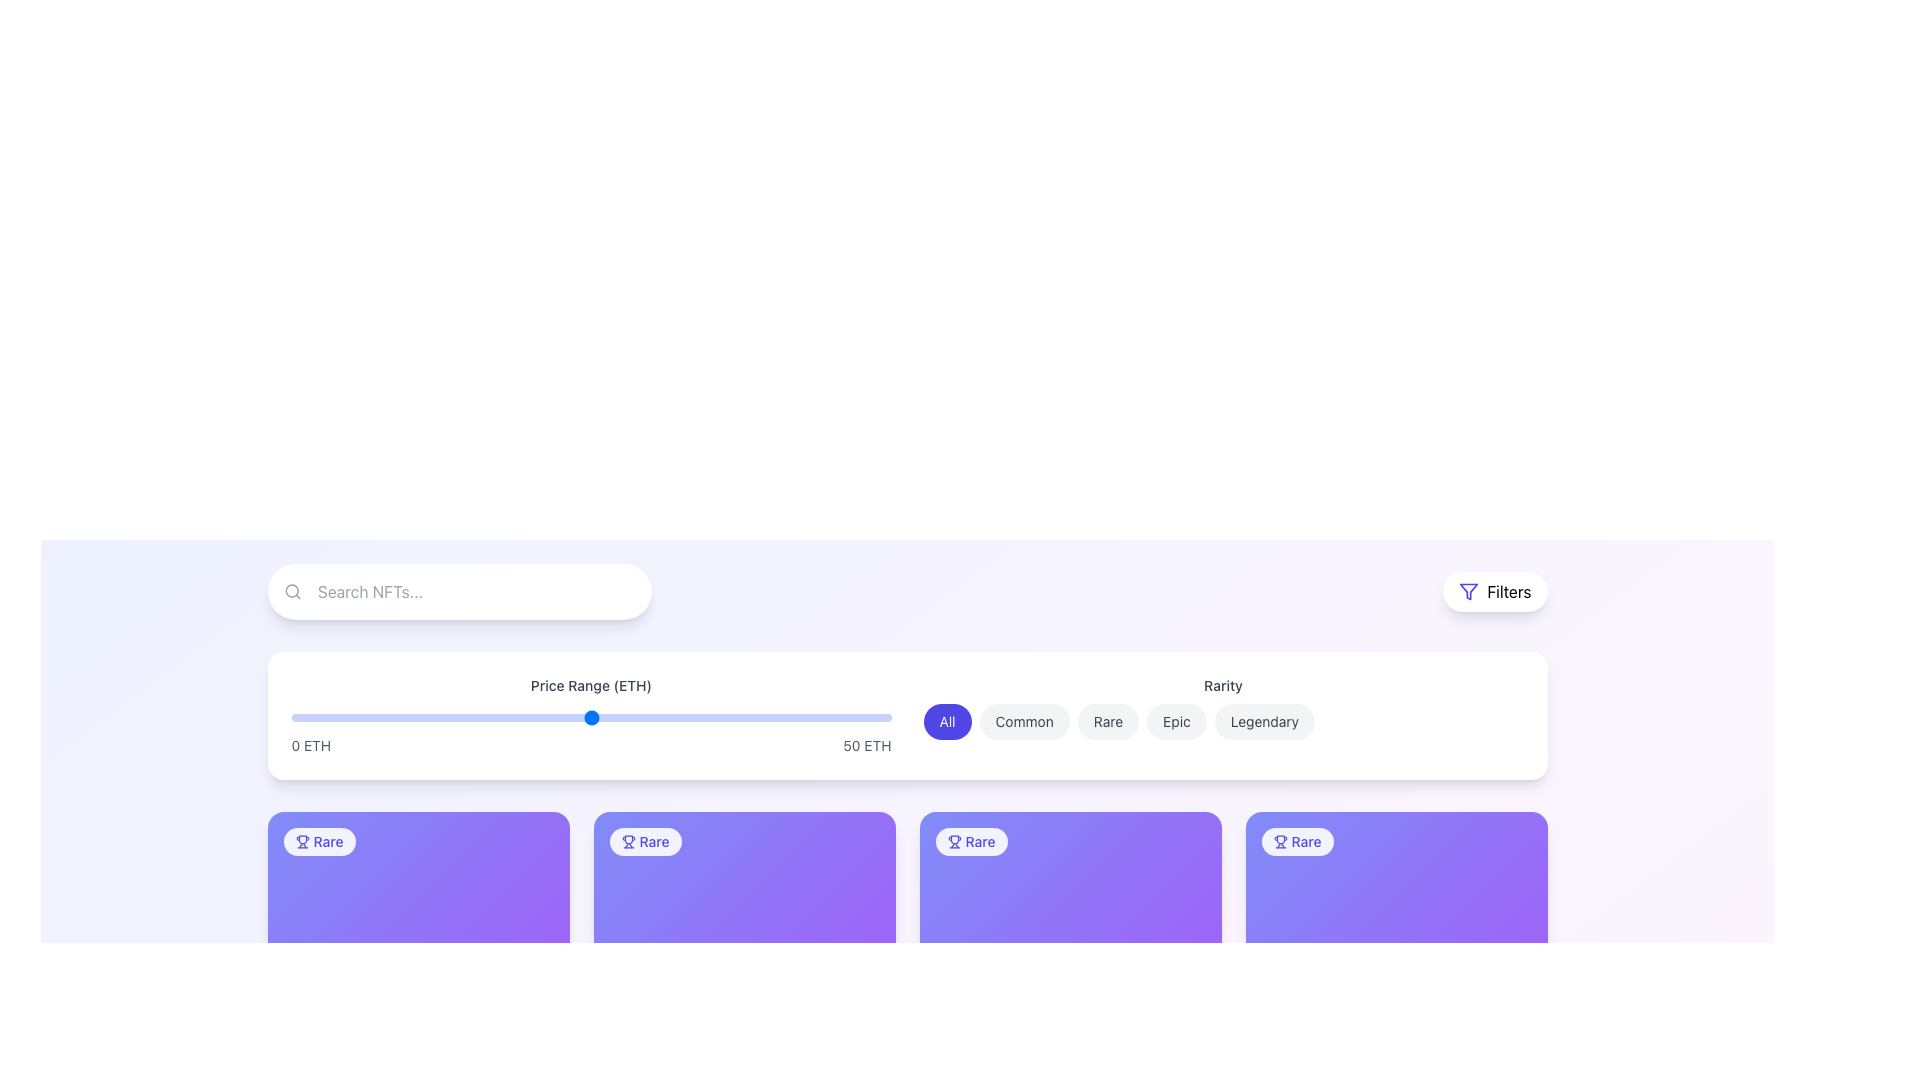  Describe the element at coordinates (1469, 590) in the screenshot. I see `the funnel icon located in the header section, adjacent to the 'Filters' text` at that location.